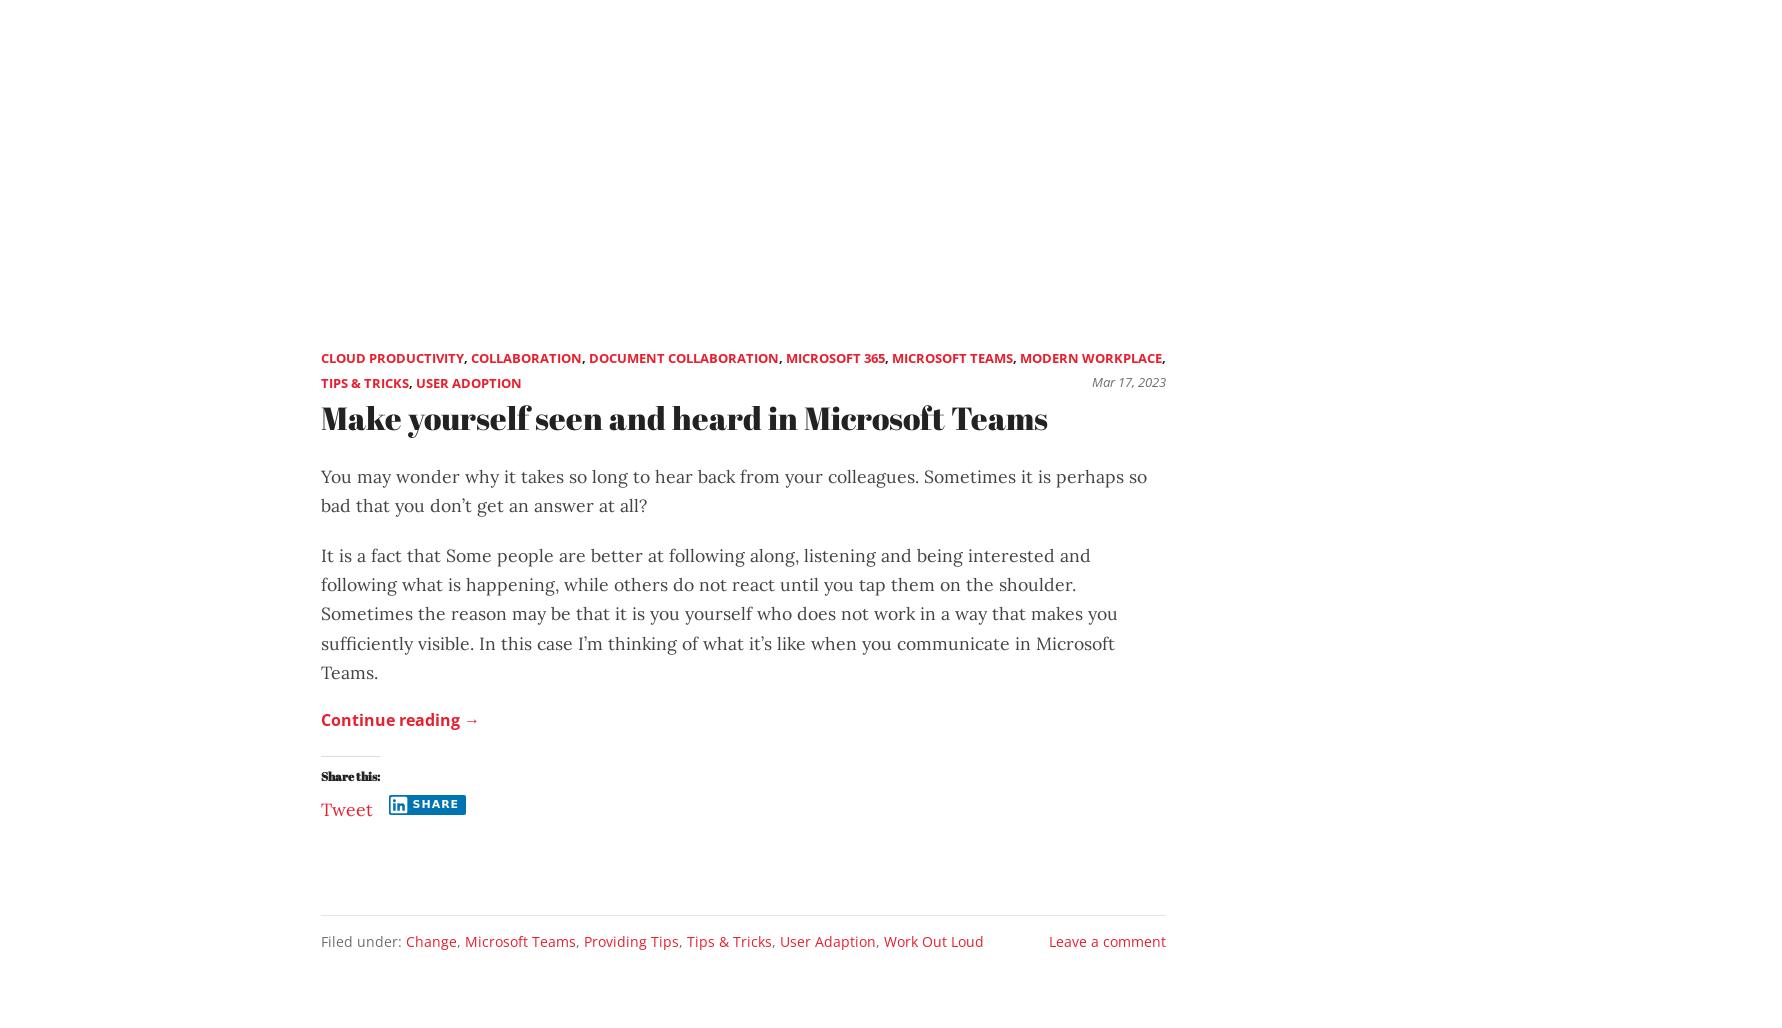 This screenshot has height=1028, width=1782. Describe the element at coordinates (525, 356) in the screenshot. I see `'Collaboration'` at that location.